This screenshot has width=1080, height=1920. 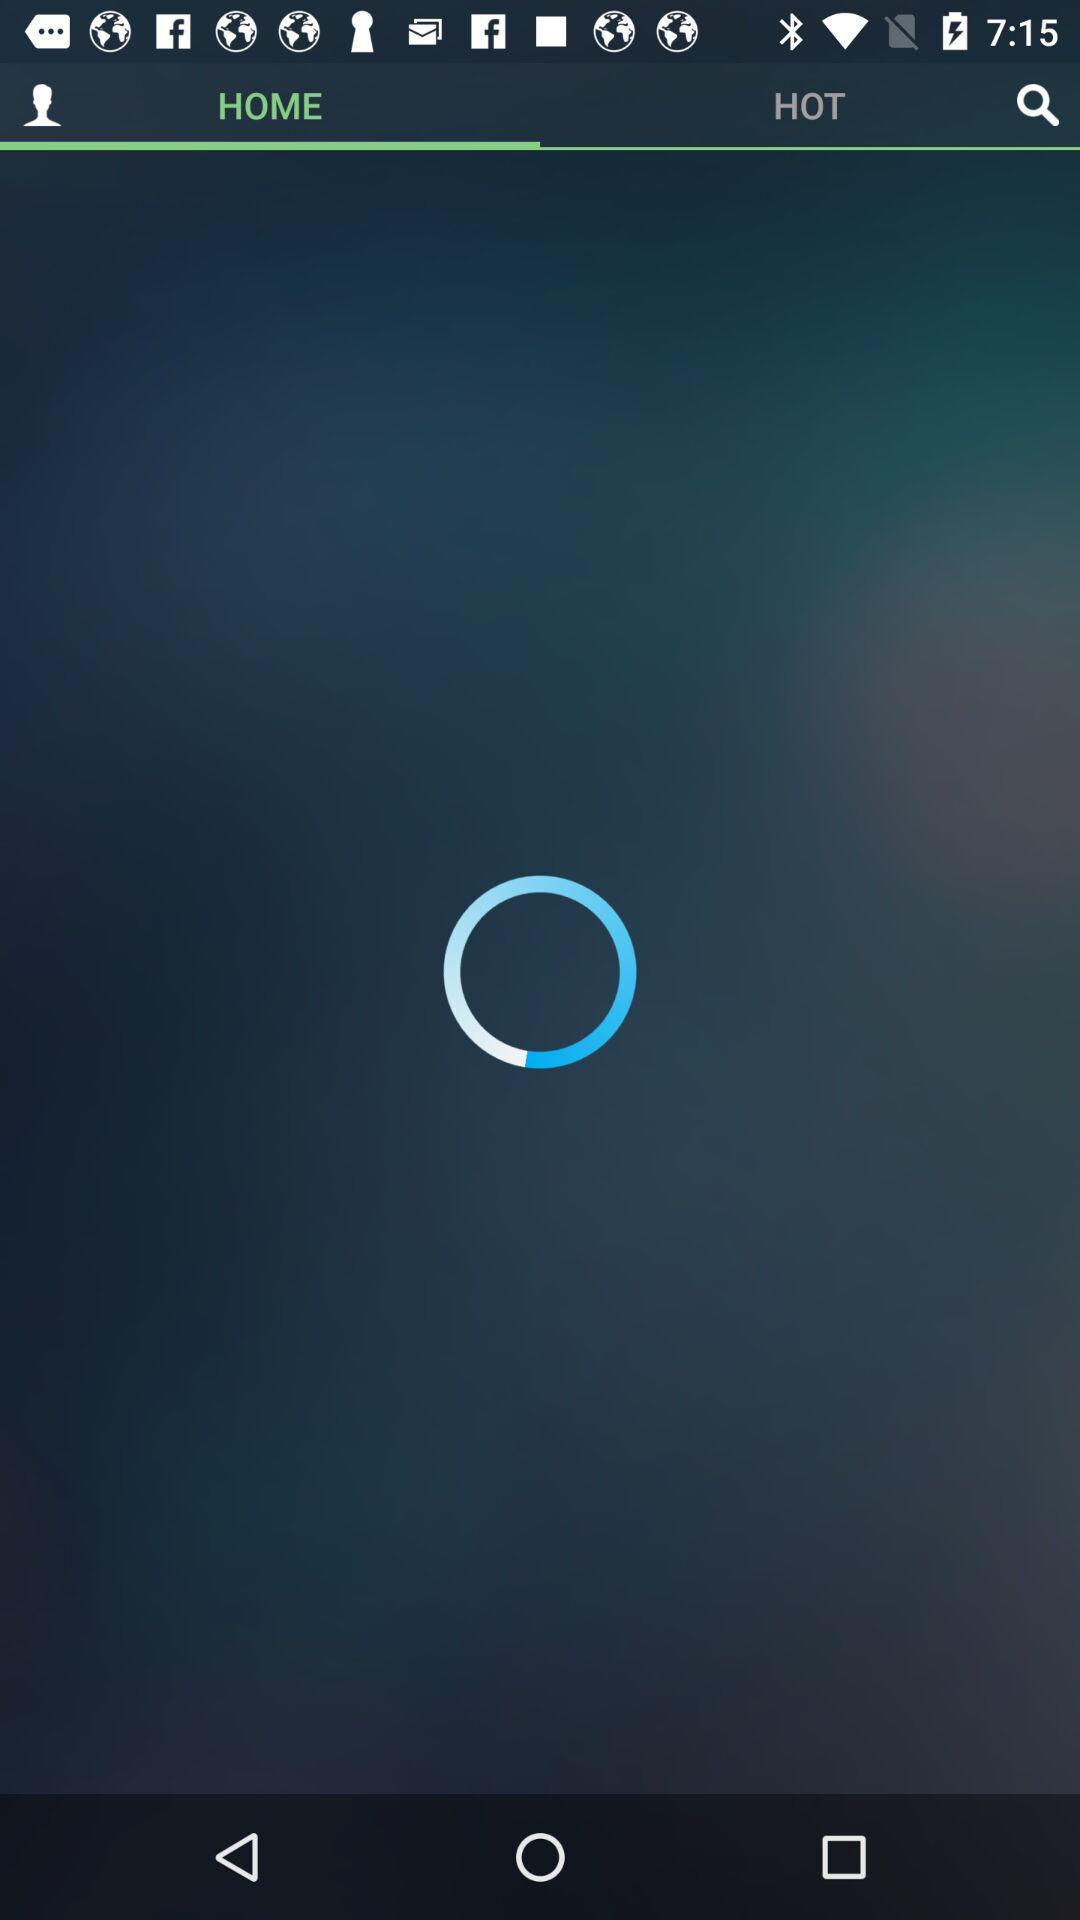 I want to click on the avatar icon, so click(x=42, y=104).